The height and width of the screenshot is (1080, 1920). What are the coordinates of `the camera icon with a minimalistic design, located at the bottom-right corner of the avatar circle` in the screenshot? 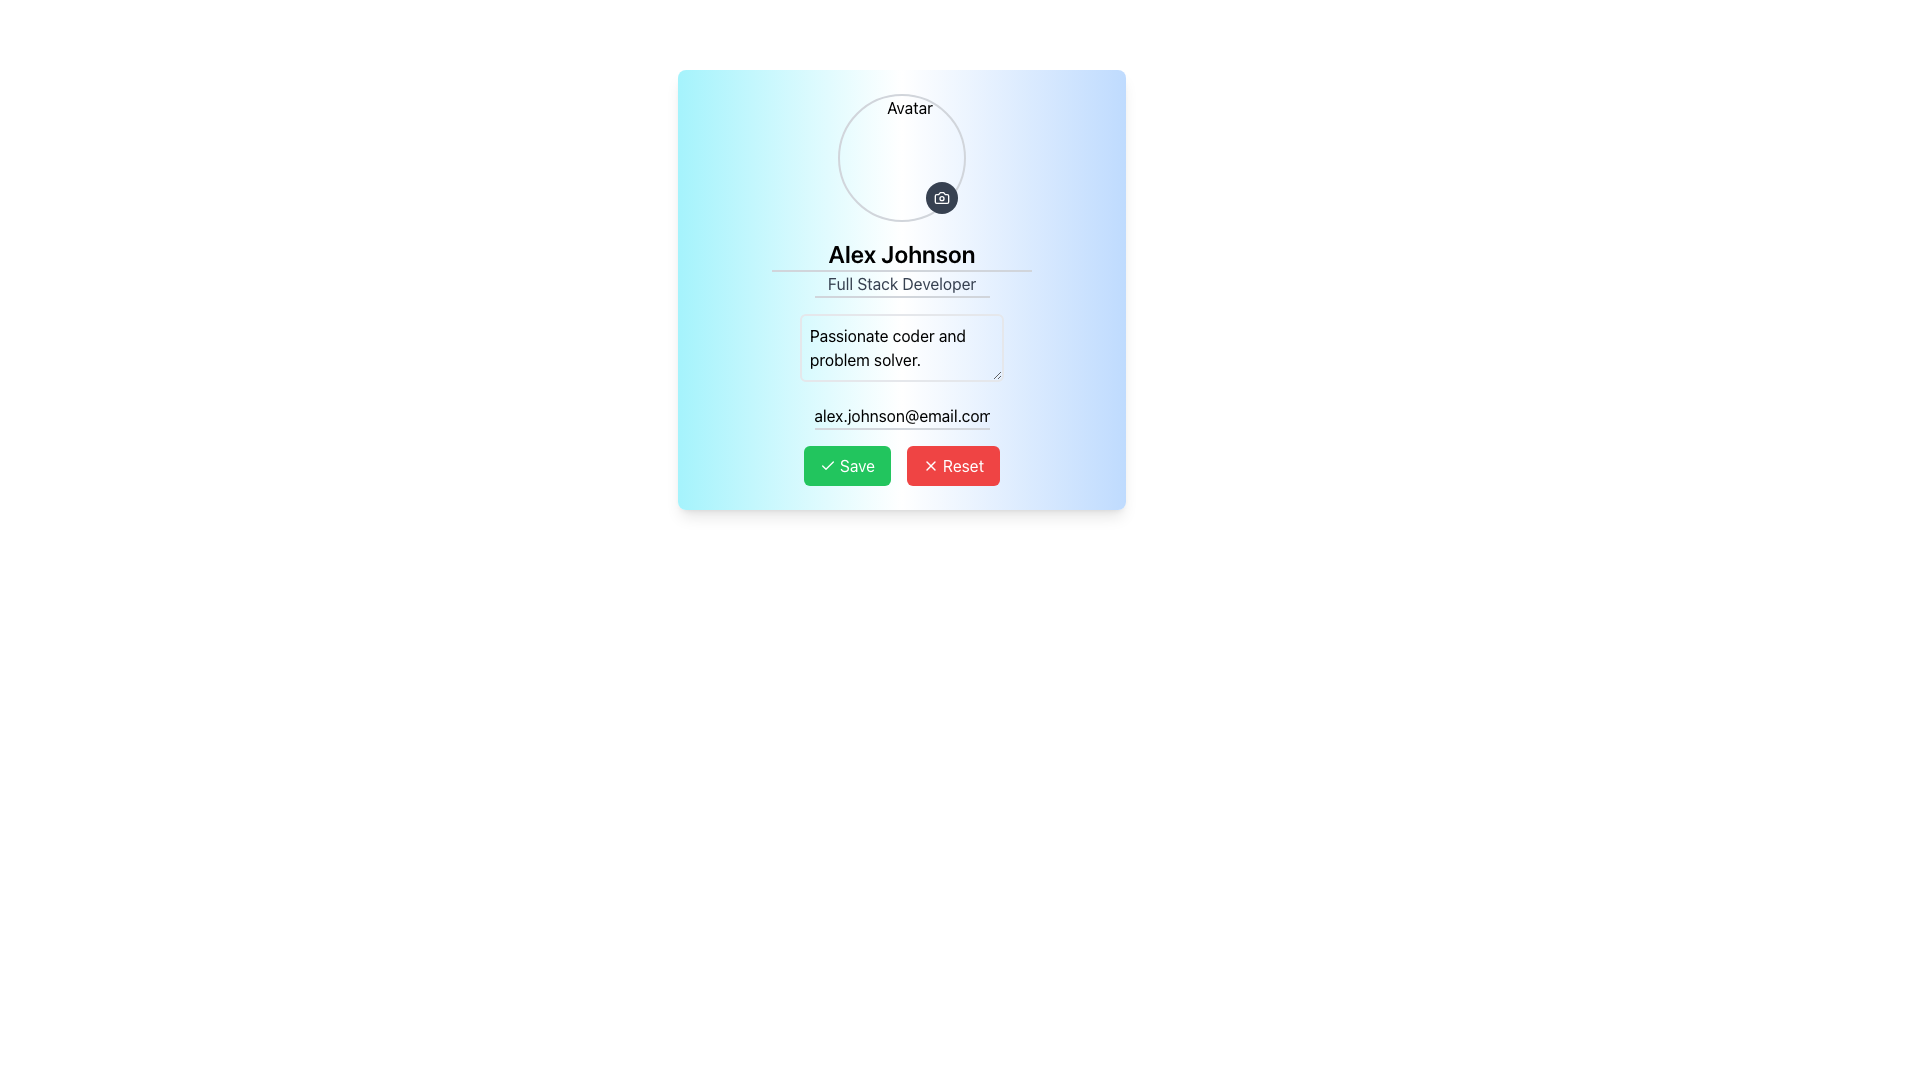 It's located at (940, 197).